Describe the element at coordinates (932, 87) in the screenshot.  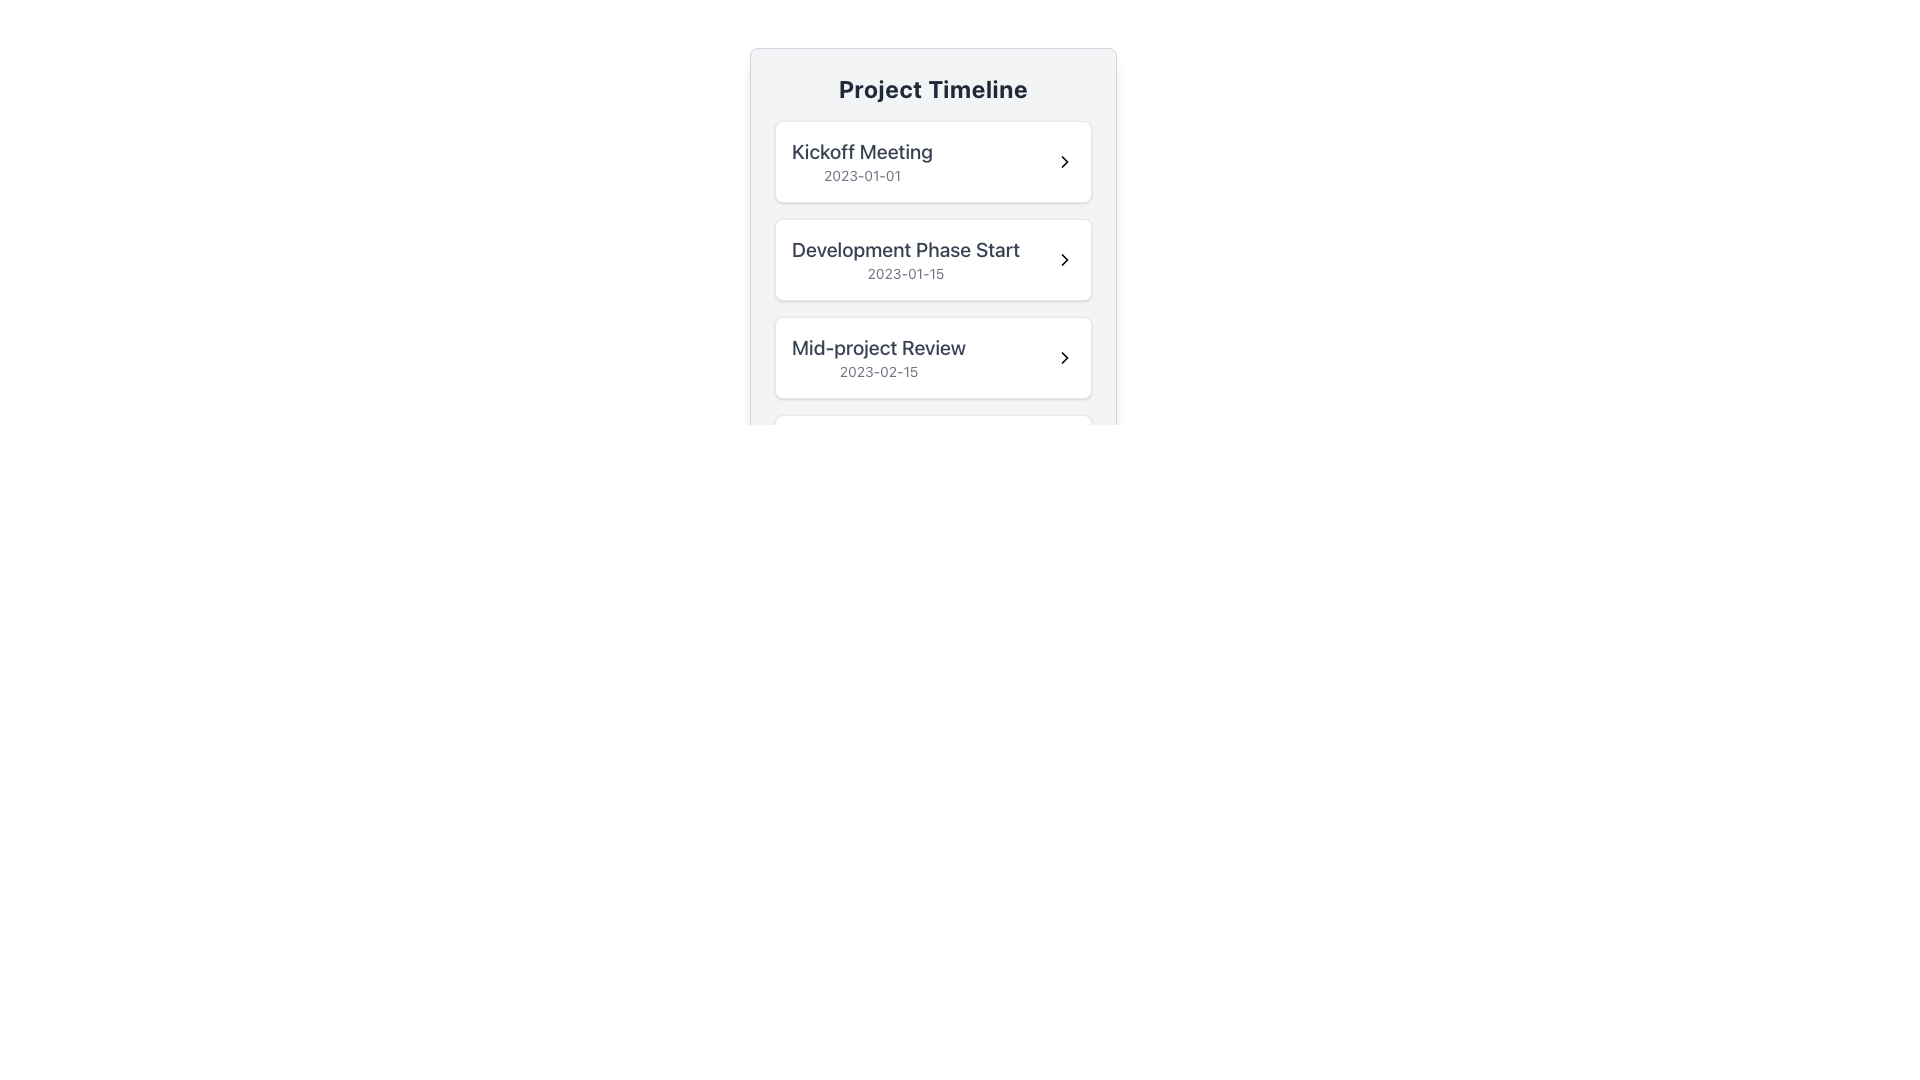
I see `text from the 'Project Timeline' header label, which is centrally positioned at the top of its enclosing card` at that location.